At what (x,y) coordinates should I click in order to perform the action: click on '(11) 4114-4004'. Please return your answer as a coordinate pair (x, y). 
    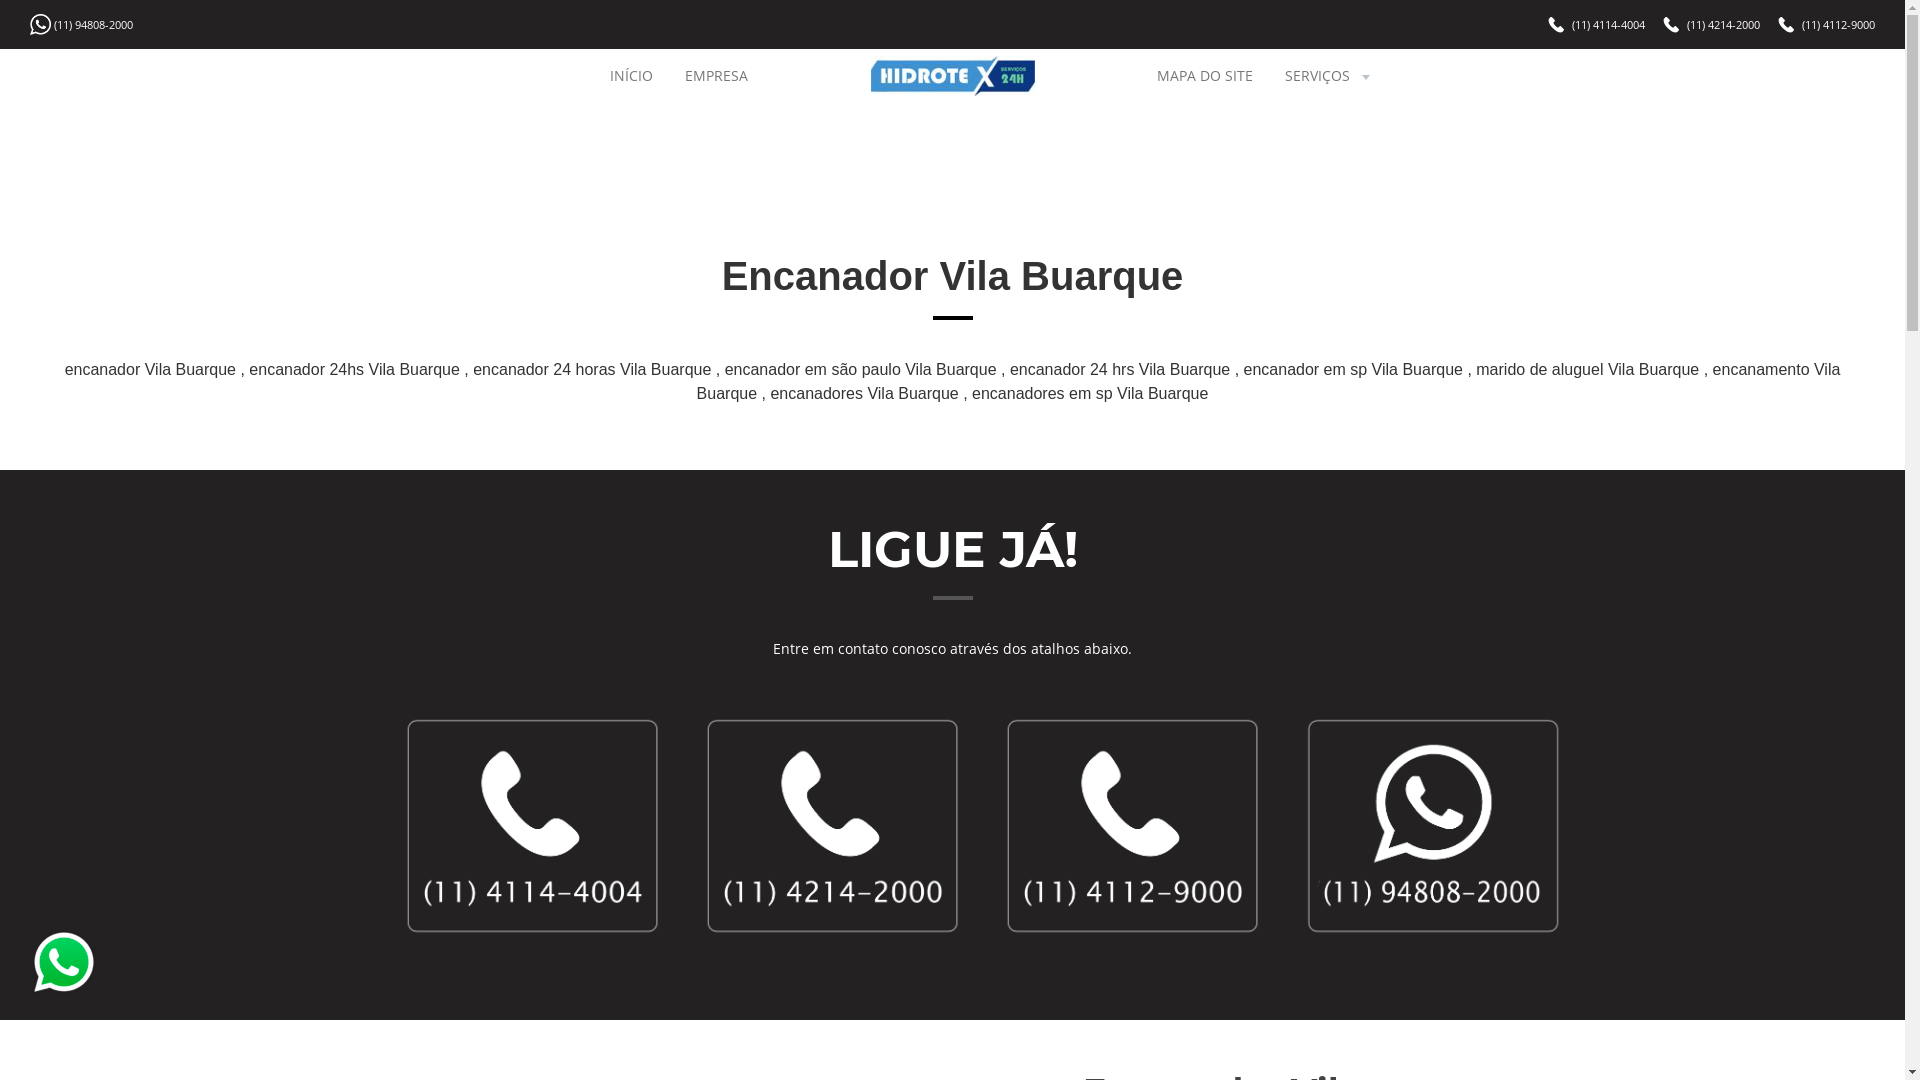
    Looking at the image, I should click on (1608, 24).